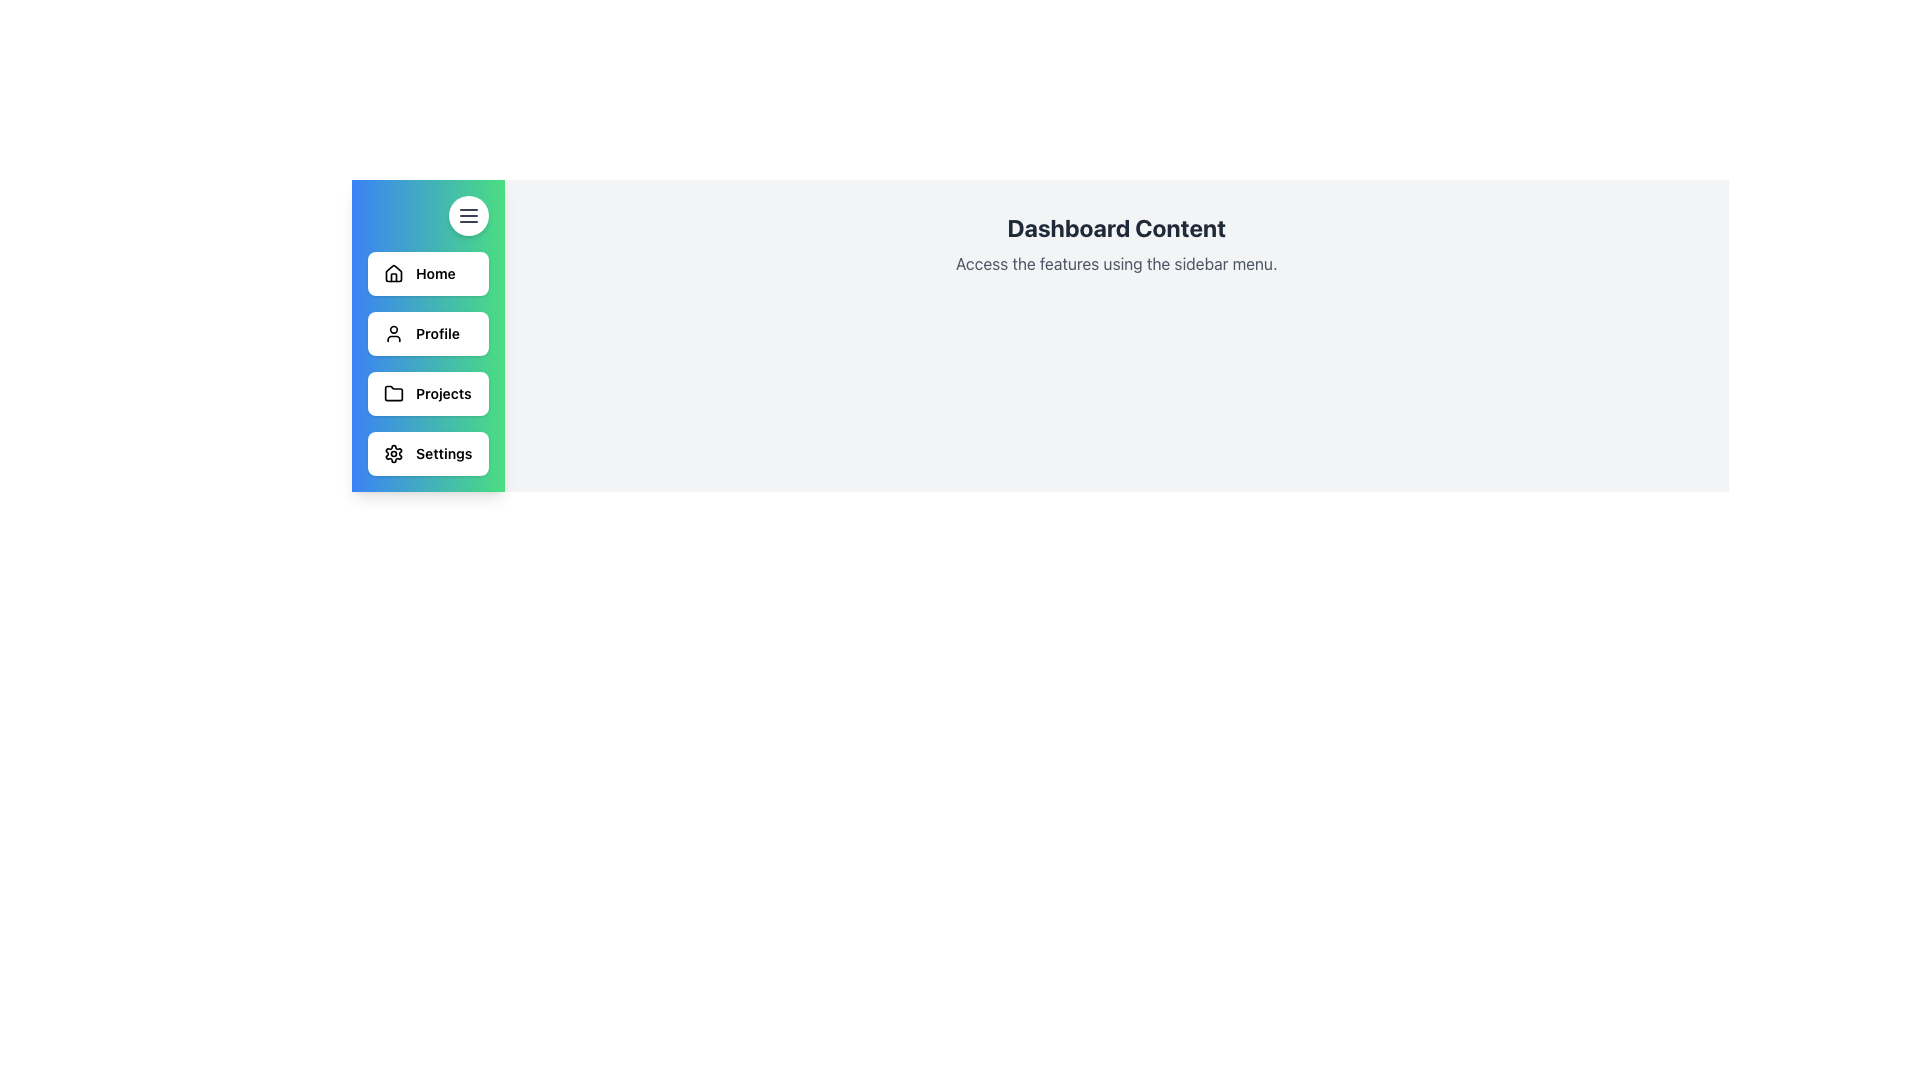 This screenshot has height=1080, width=1920. What do you see at coordinates (393, 393) in the screenshot?
I see `the 'Projects' icon in the sidebar menu, which is visually distinct and located in the third row next to the 'Projects' label` at bounding box center [393, 393].